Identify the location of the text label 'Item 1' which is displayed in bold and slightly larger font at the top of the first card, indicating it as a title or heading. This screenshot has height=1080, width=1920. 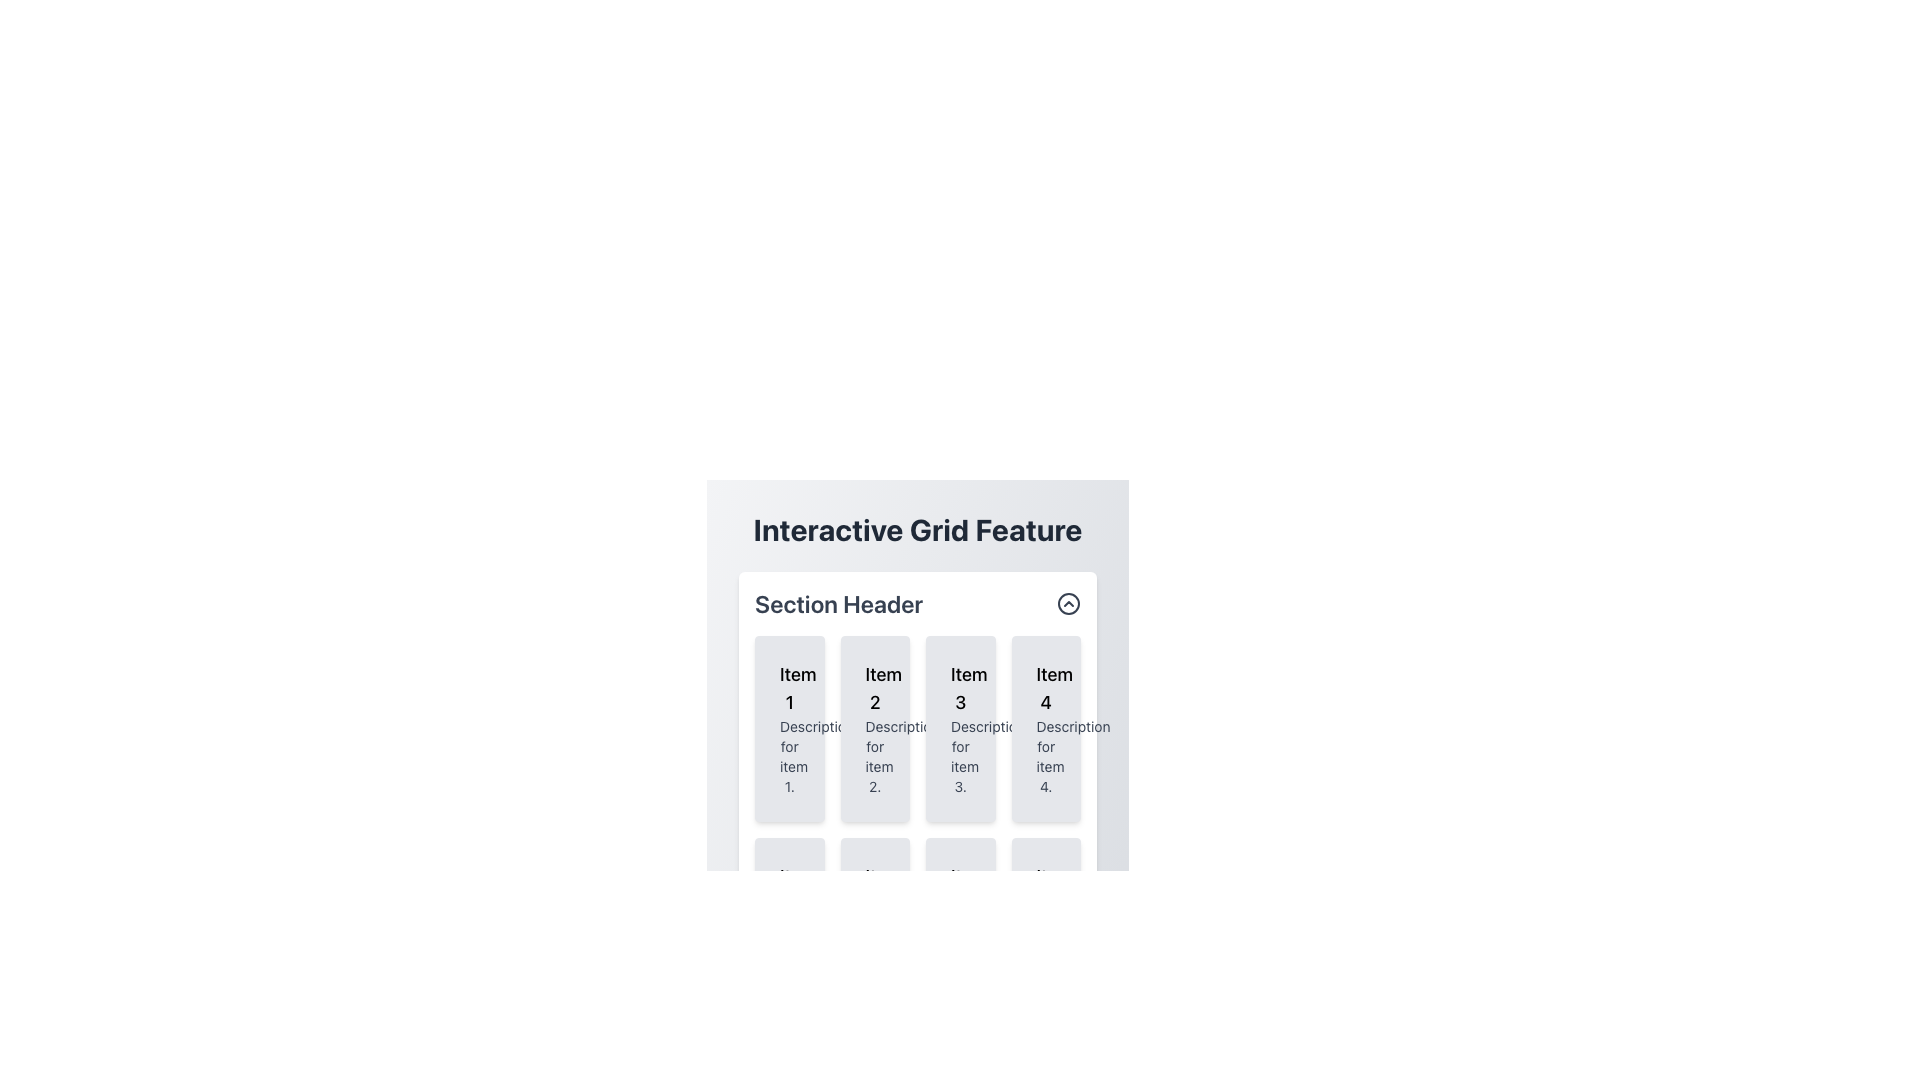
(788, 688).